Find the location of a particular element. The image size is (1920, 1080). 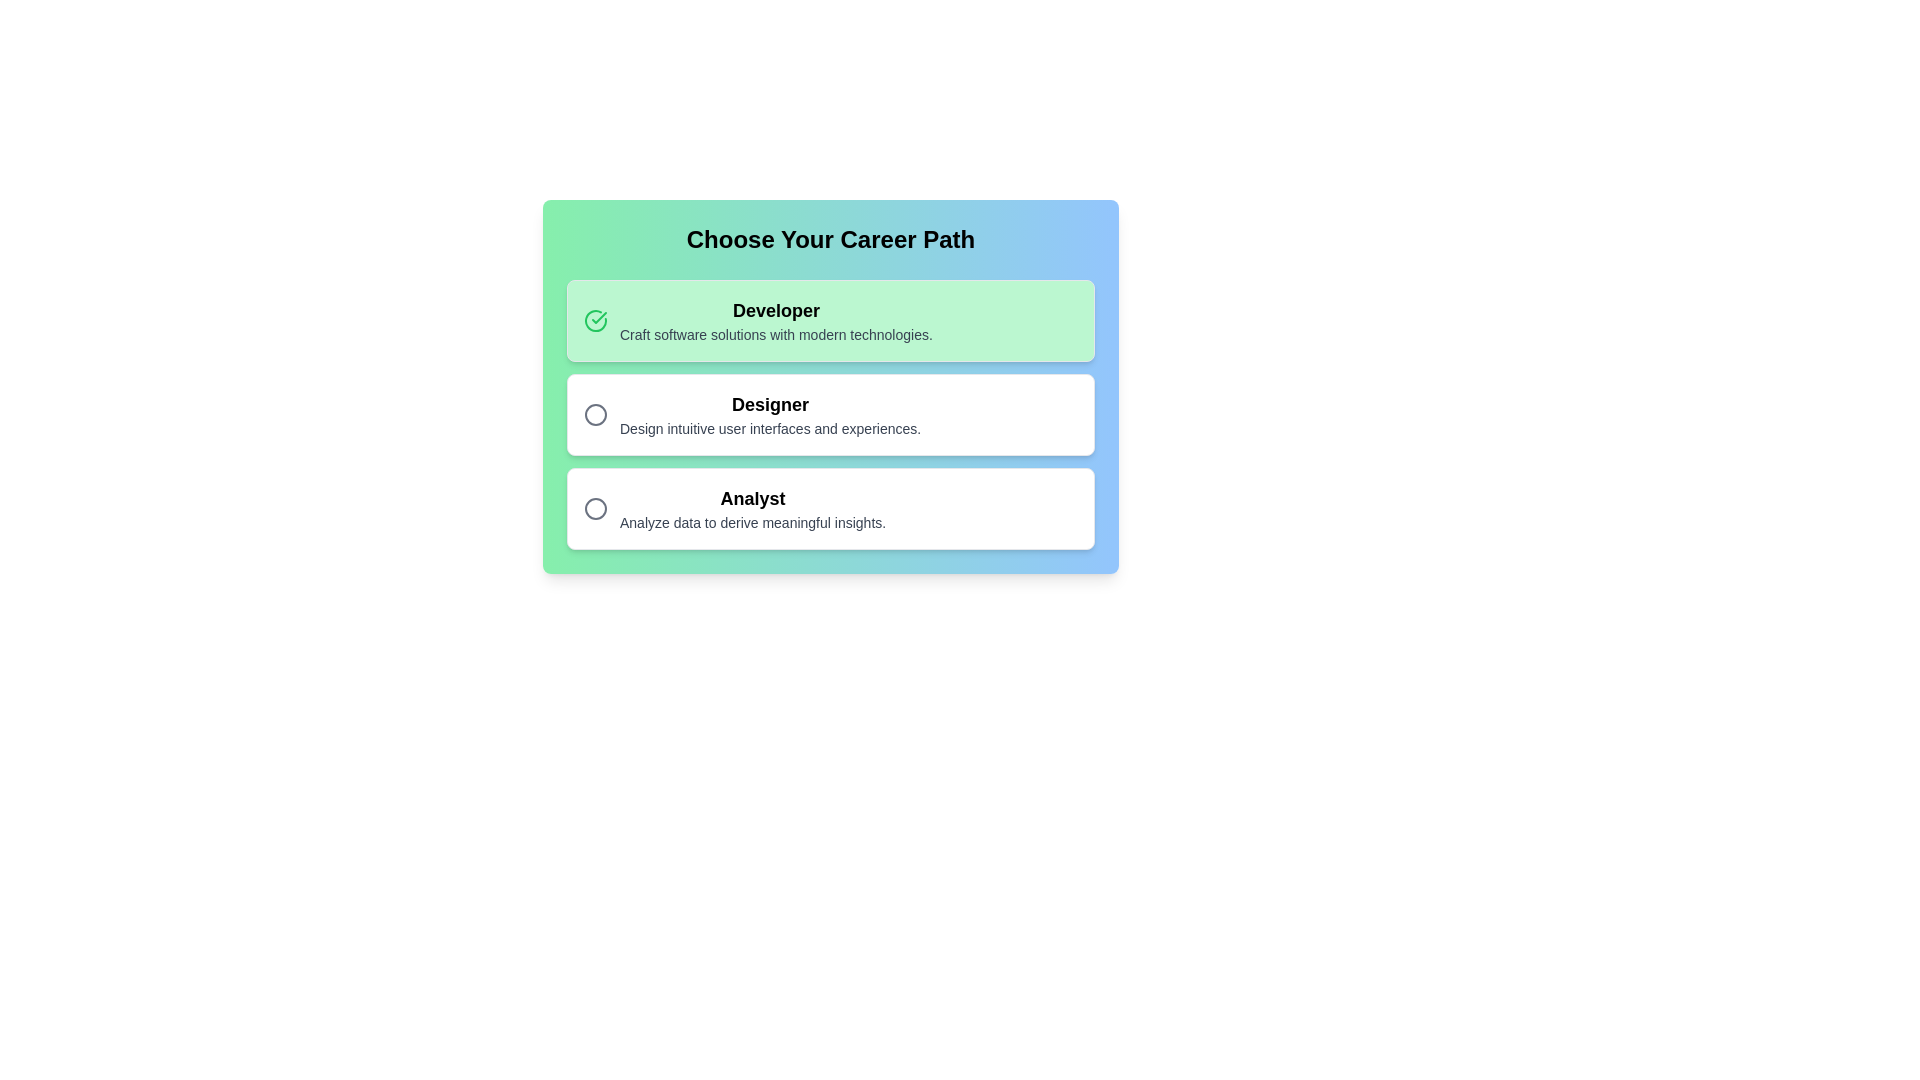

the descriptive text block providing information about the 'Analyst' role, located below the 'Analyst' heading is located at coordinates (752, 522).